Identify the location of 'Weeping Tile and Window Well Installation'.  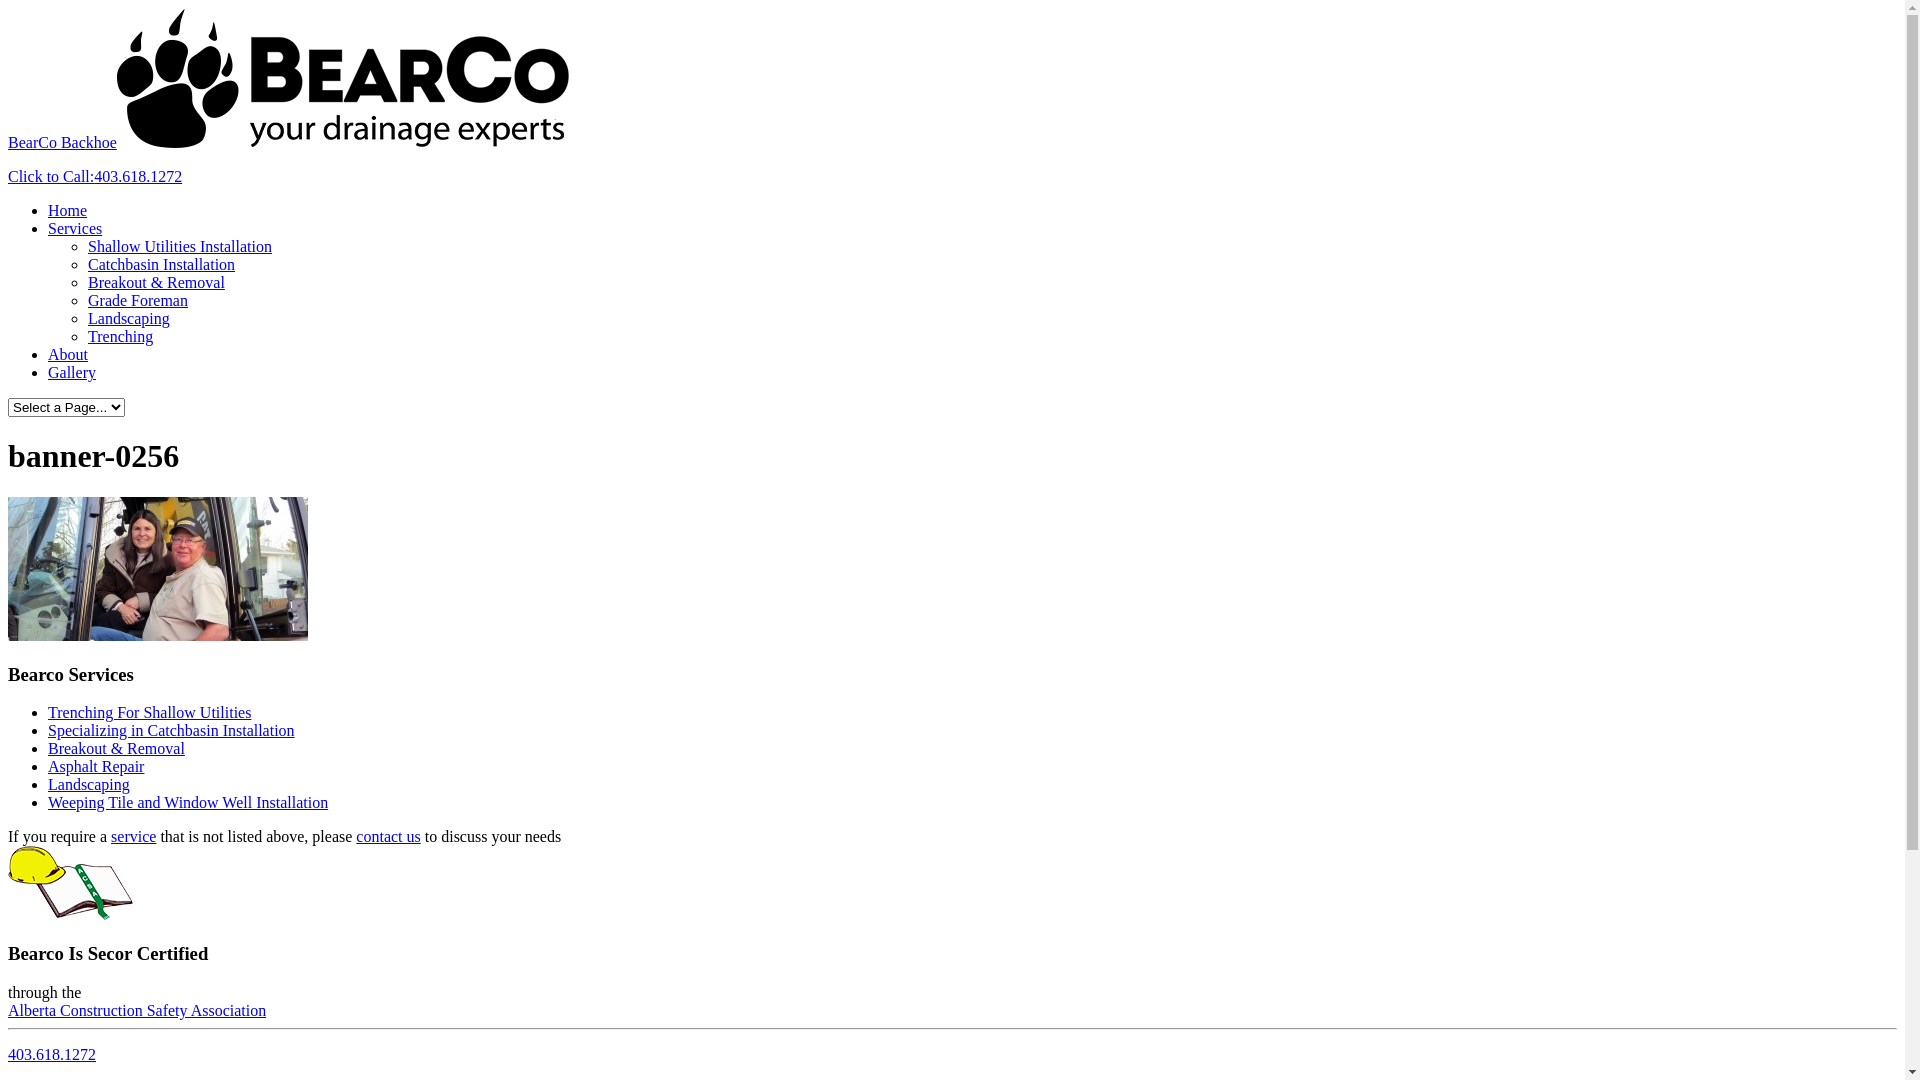
(48, 801).